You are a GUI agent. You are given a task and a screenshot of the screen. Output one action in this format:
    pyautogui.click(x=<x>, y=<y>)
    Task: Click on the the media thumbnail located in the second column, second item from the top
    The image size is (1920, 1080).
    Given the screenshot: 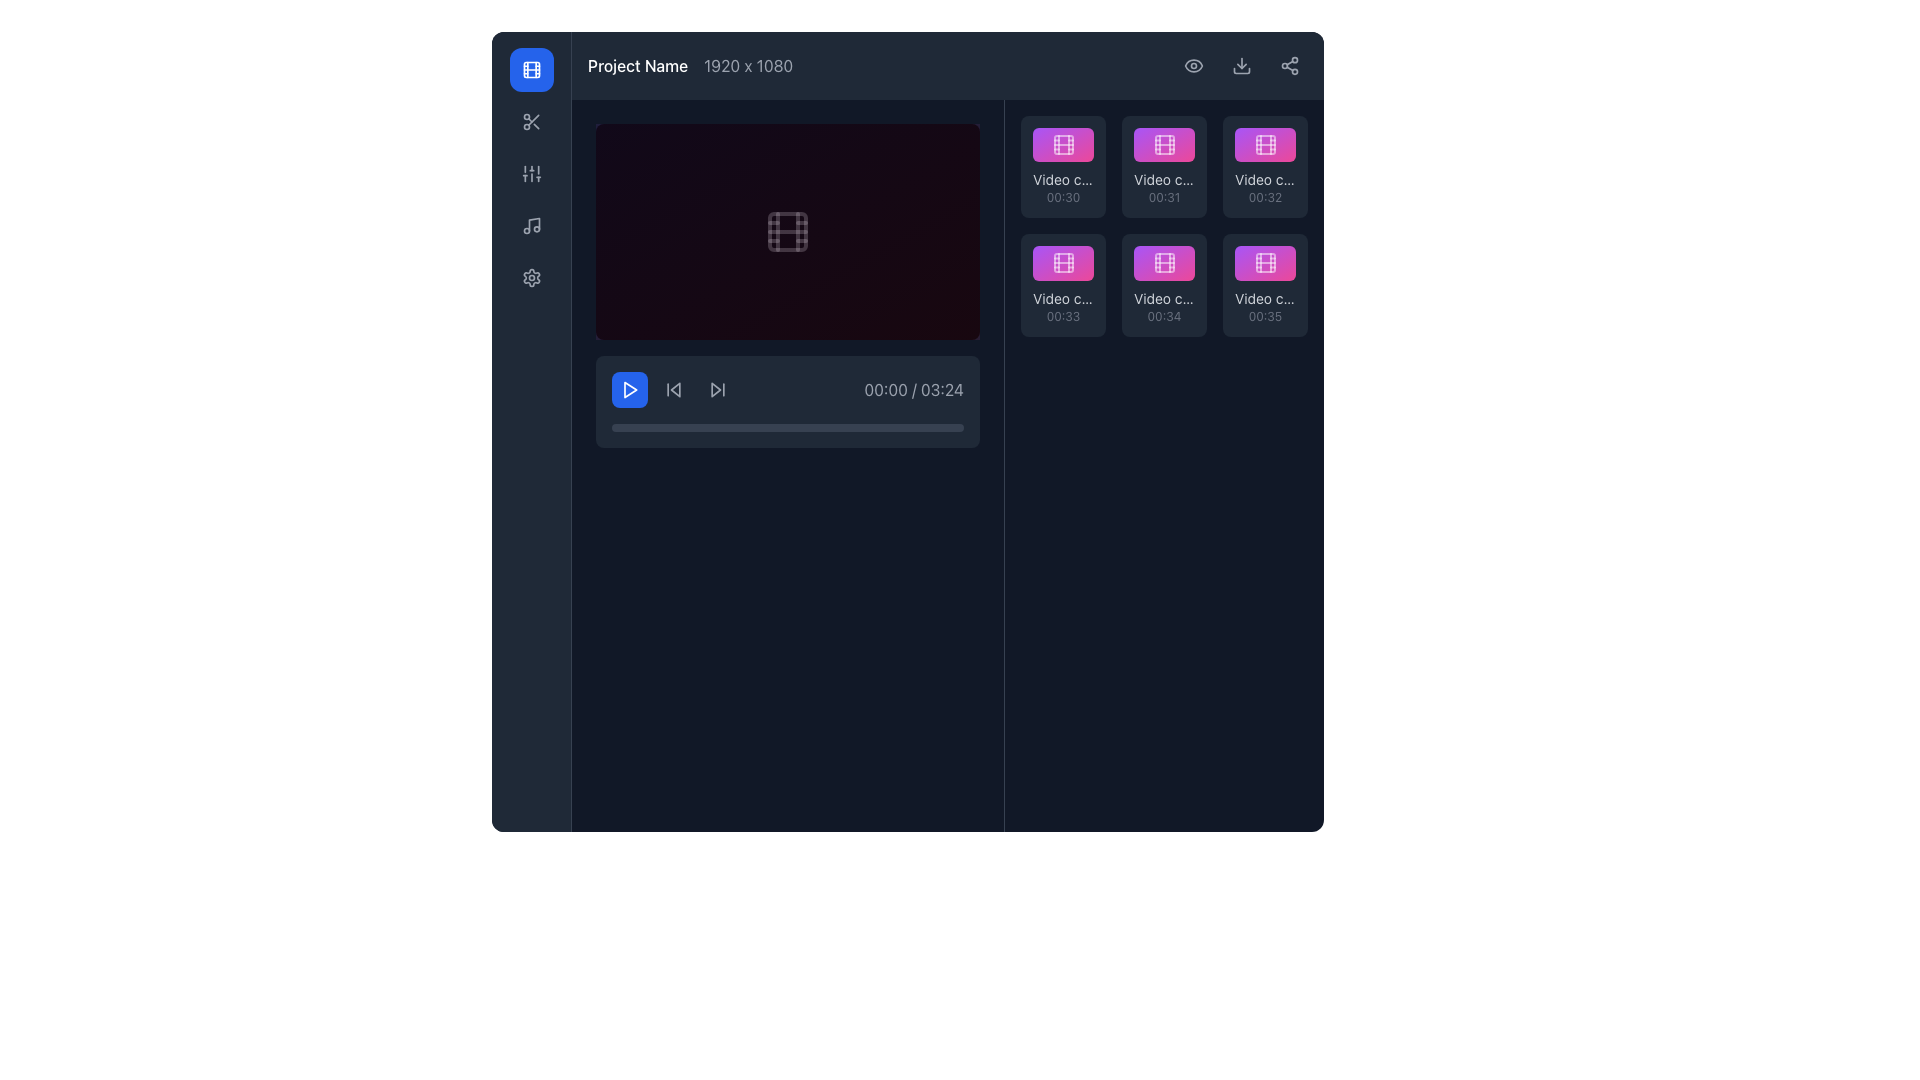 What is the action you would take?
    pyautogui.click(x=1164, y=144)
    